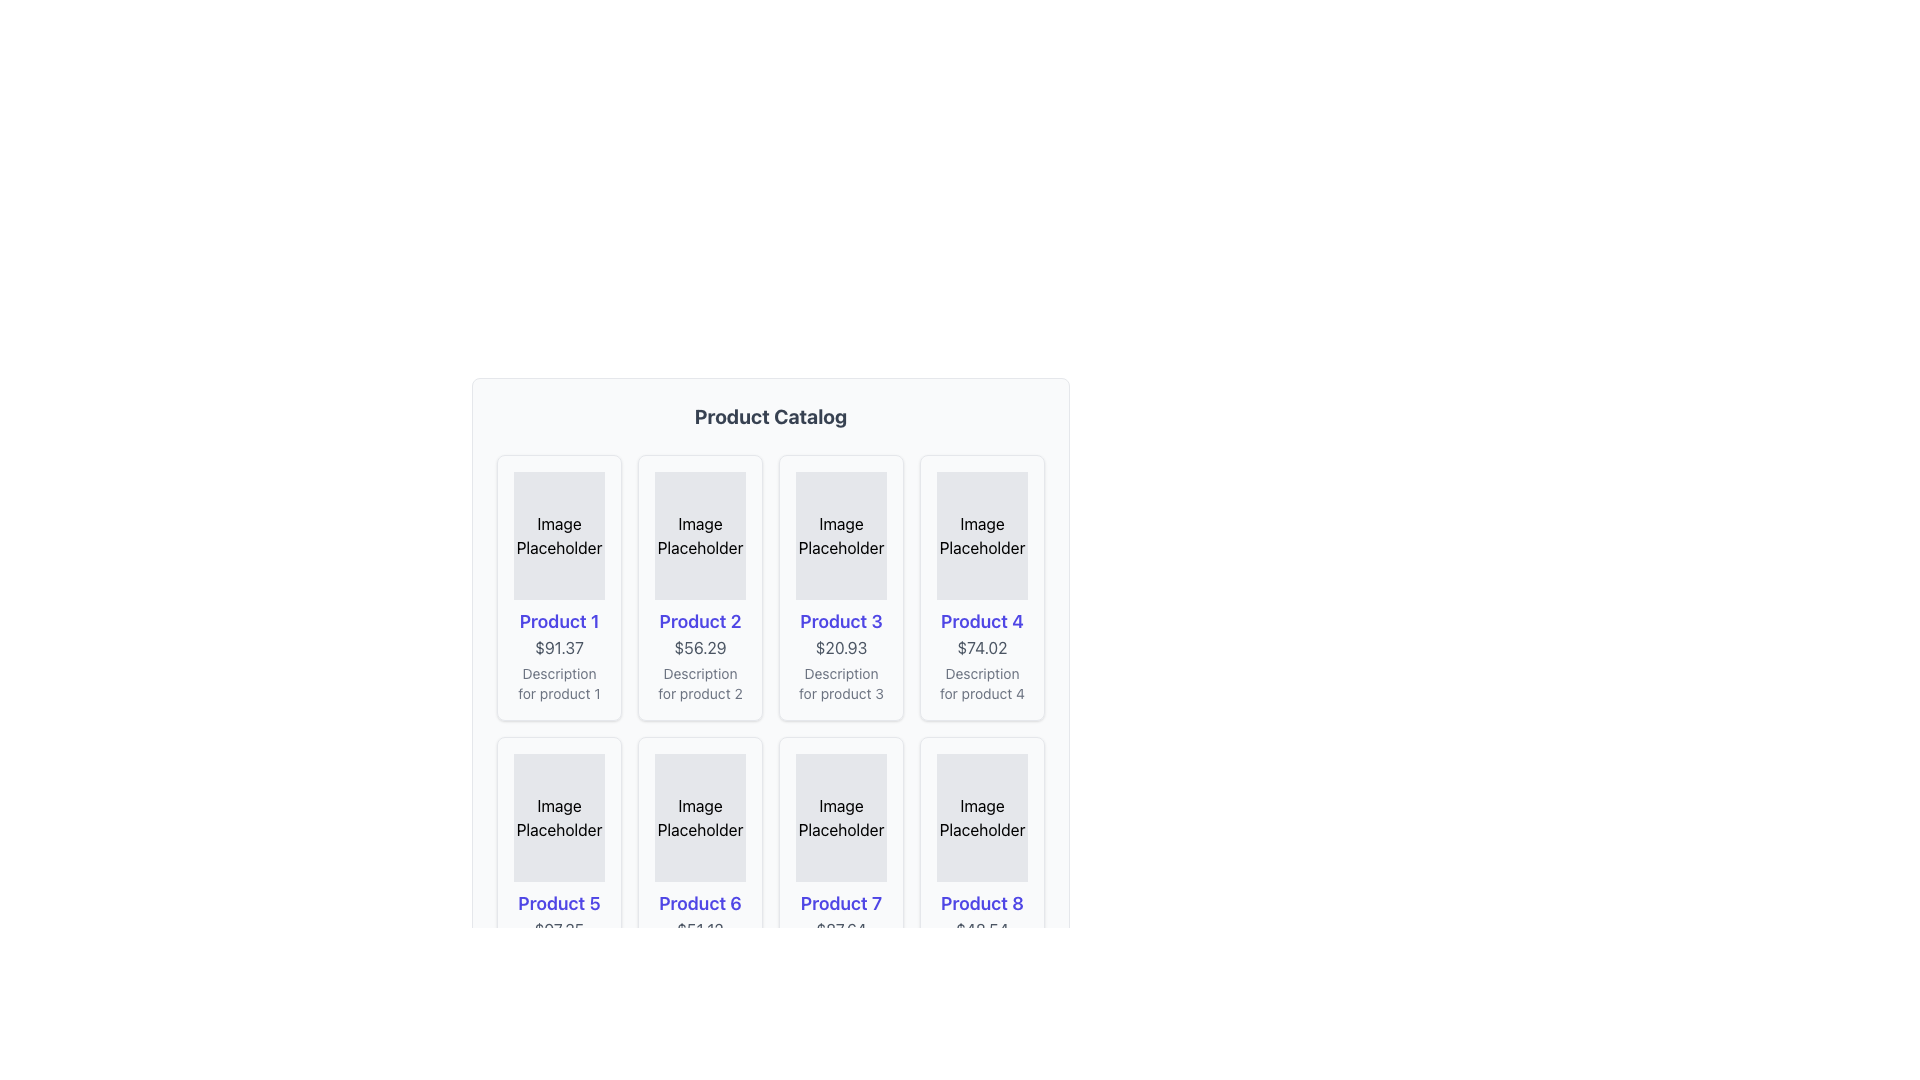 This screenshot has height=1080, width=1920. What do you see at coordinates (982, 535) in the screenshot?
I see `text from the placeholder for an image located in the fourth column of the first row of the 'Product Catalog' grid, above the 'Product 4' title` at bounding box center [982, 535].